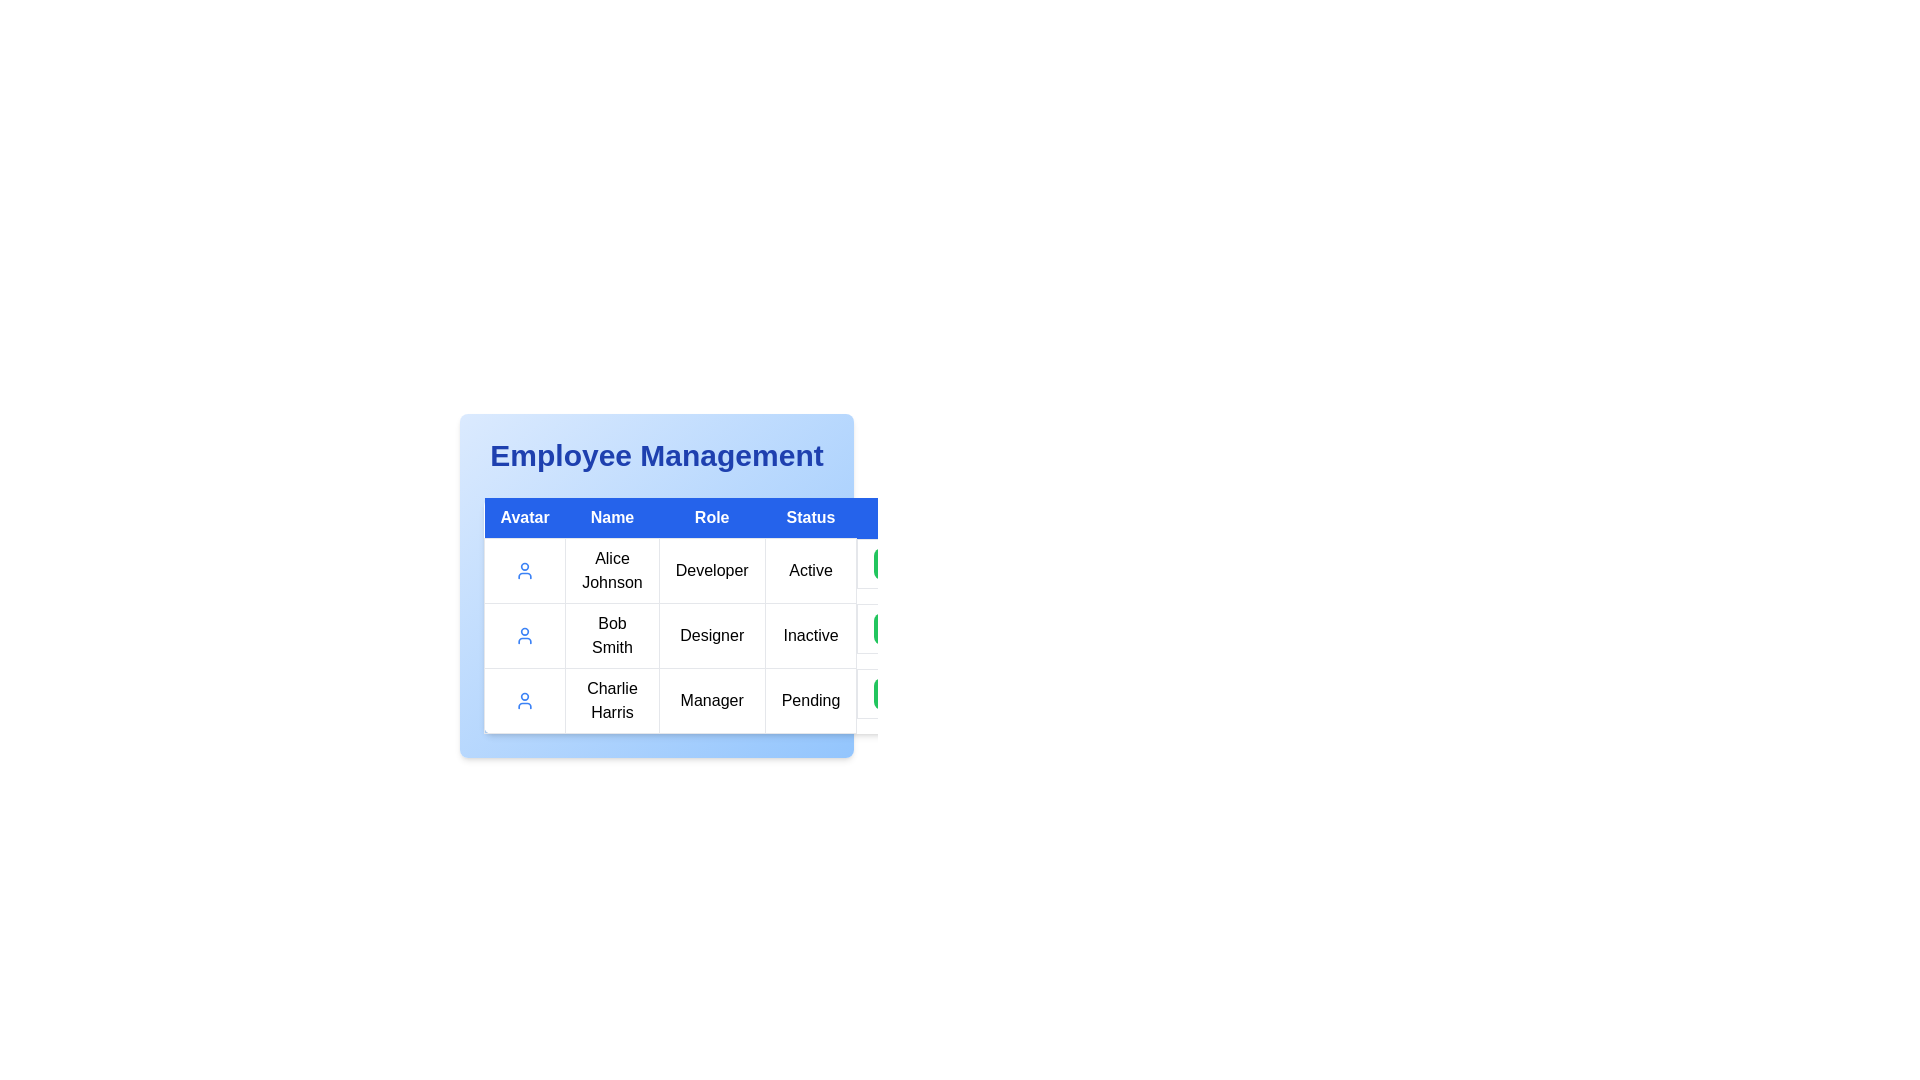 Image resolution: width=1920 pixels, height=1080 pixels. Describe the element at coordinates (811, 700) in the screenshot. I see `the 'Pending' status text label for the 'Charlie Harris' entry in the 'Status' column of the third row` at that location.